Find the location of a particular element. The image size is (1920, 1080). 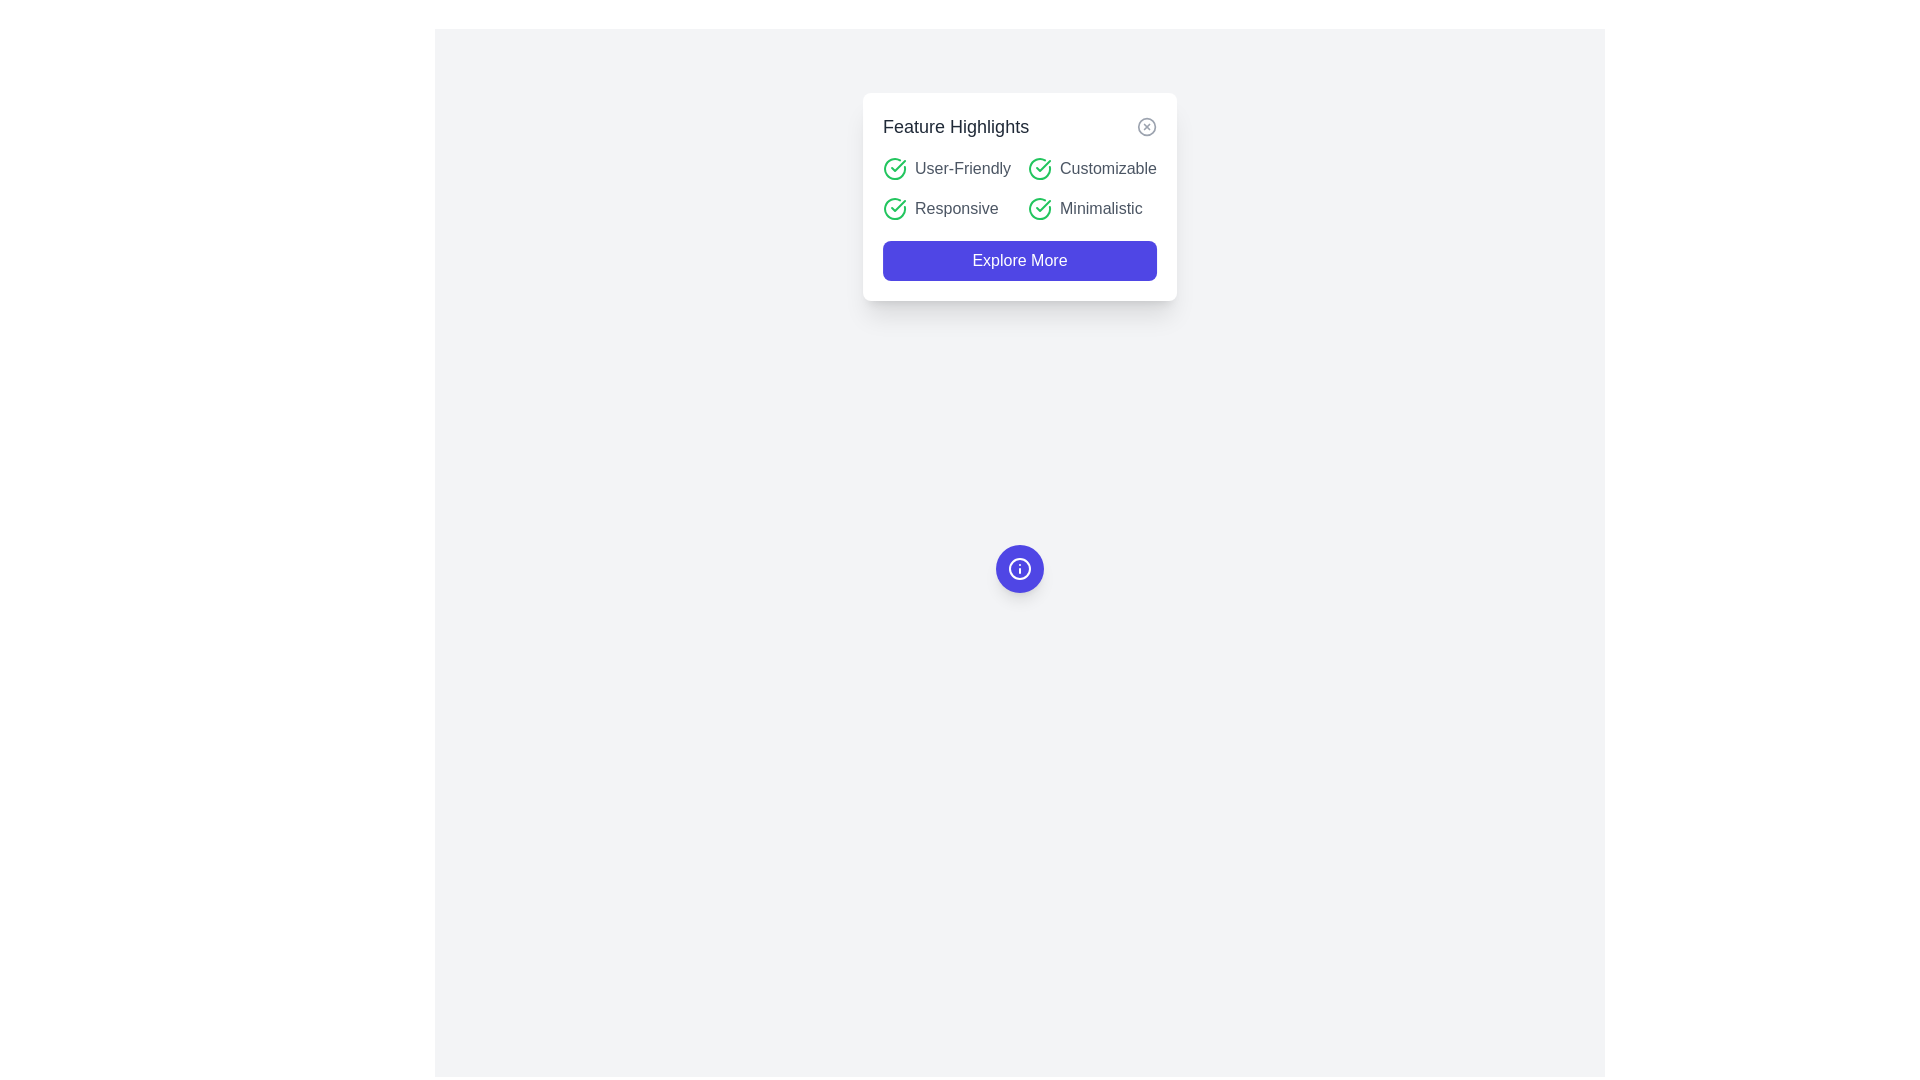

the checkmark icon inside a circle, rendered in bright green, adjacent to the text 'Minimalistic' within the card labeled 'Feature Highlights' is located at coordinates (1040, 208).